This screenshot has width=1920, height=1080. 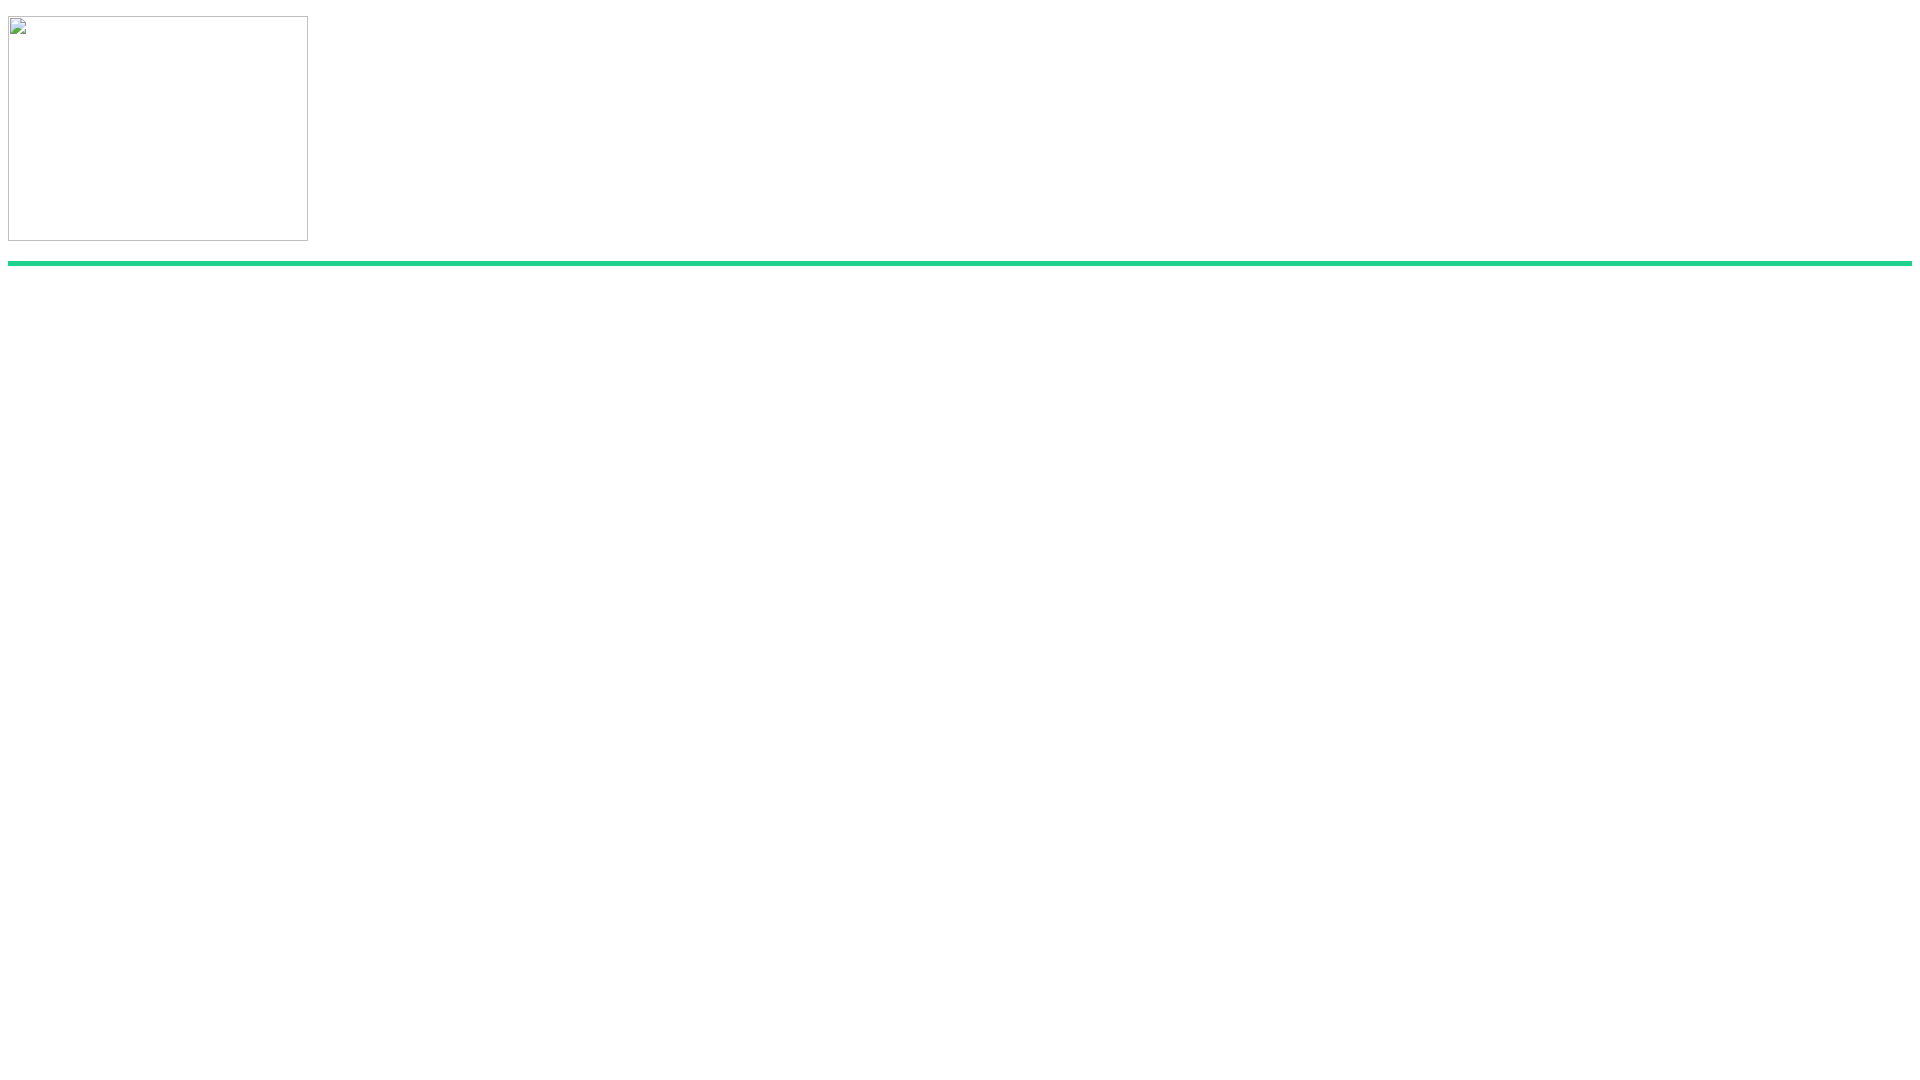 What do you see at coordinates (7, 15) in the screenshot?
I see `'Skip to content'` at bounding box center [7, 15].